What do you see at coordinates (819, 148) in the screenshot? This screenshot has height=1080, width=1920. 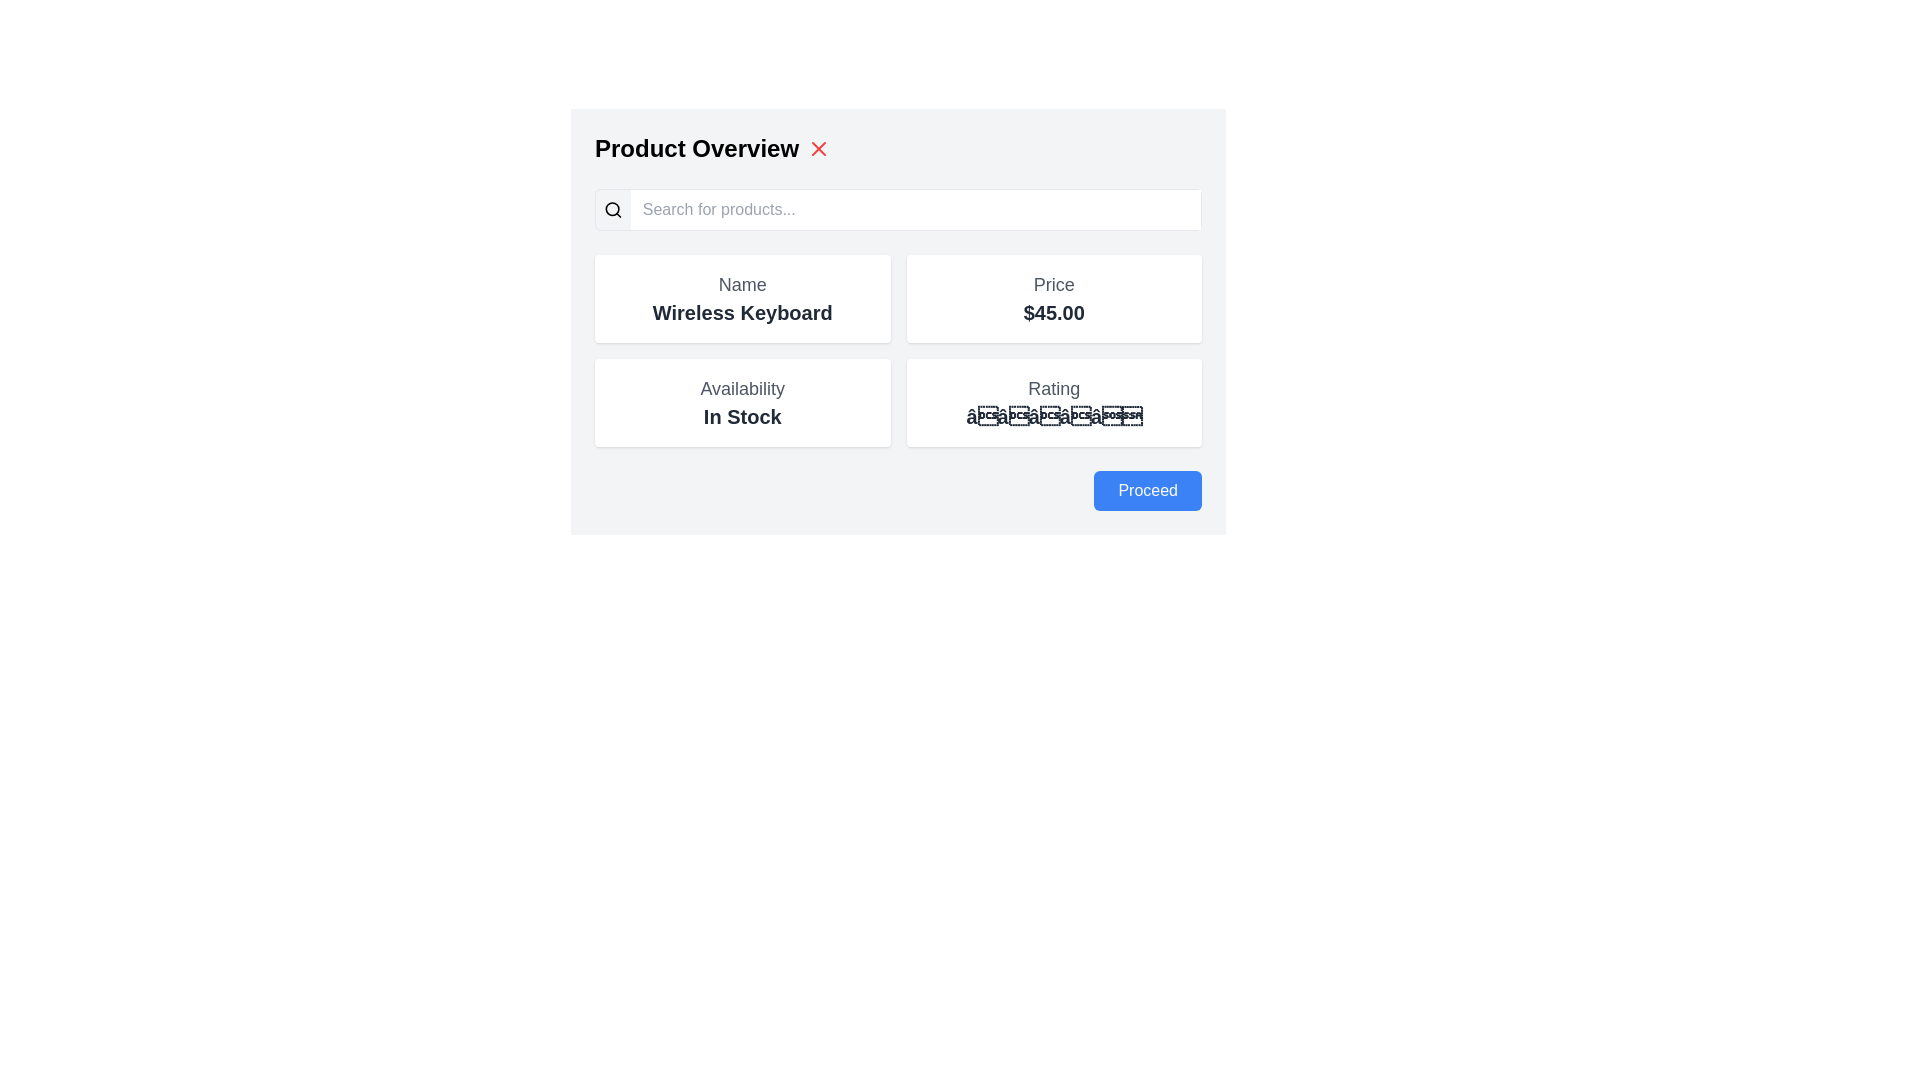 I see `the vibrant red cross icon, which is an SVG-based close or cancel icon located to the right of the 'Product Overview' title in the top-left section of the interface` at bounding box center [819, 148].